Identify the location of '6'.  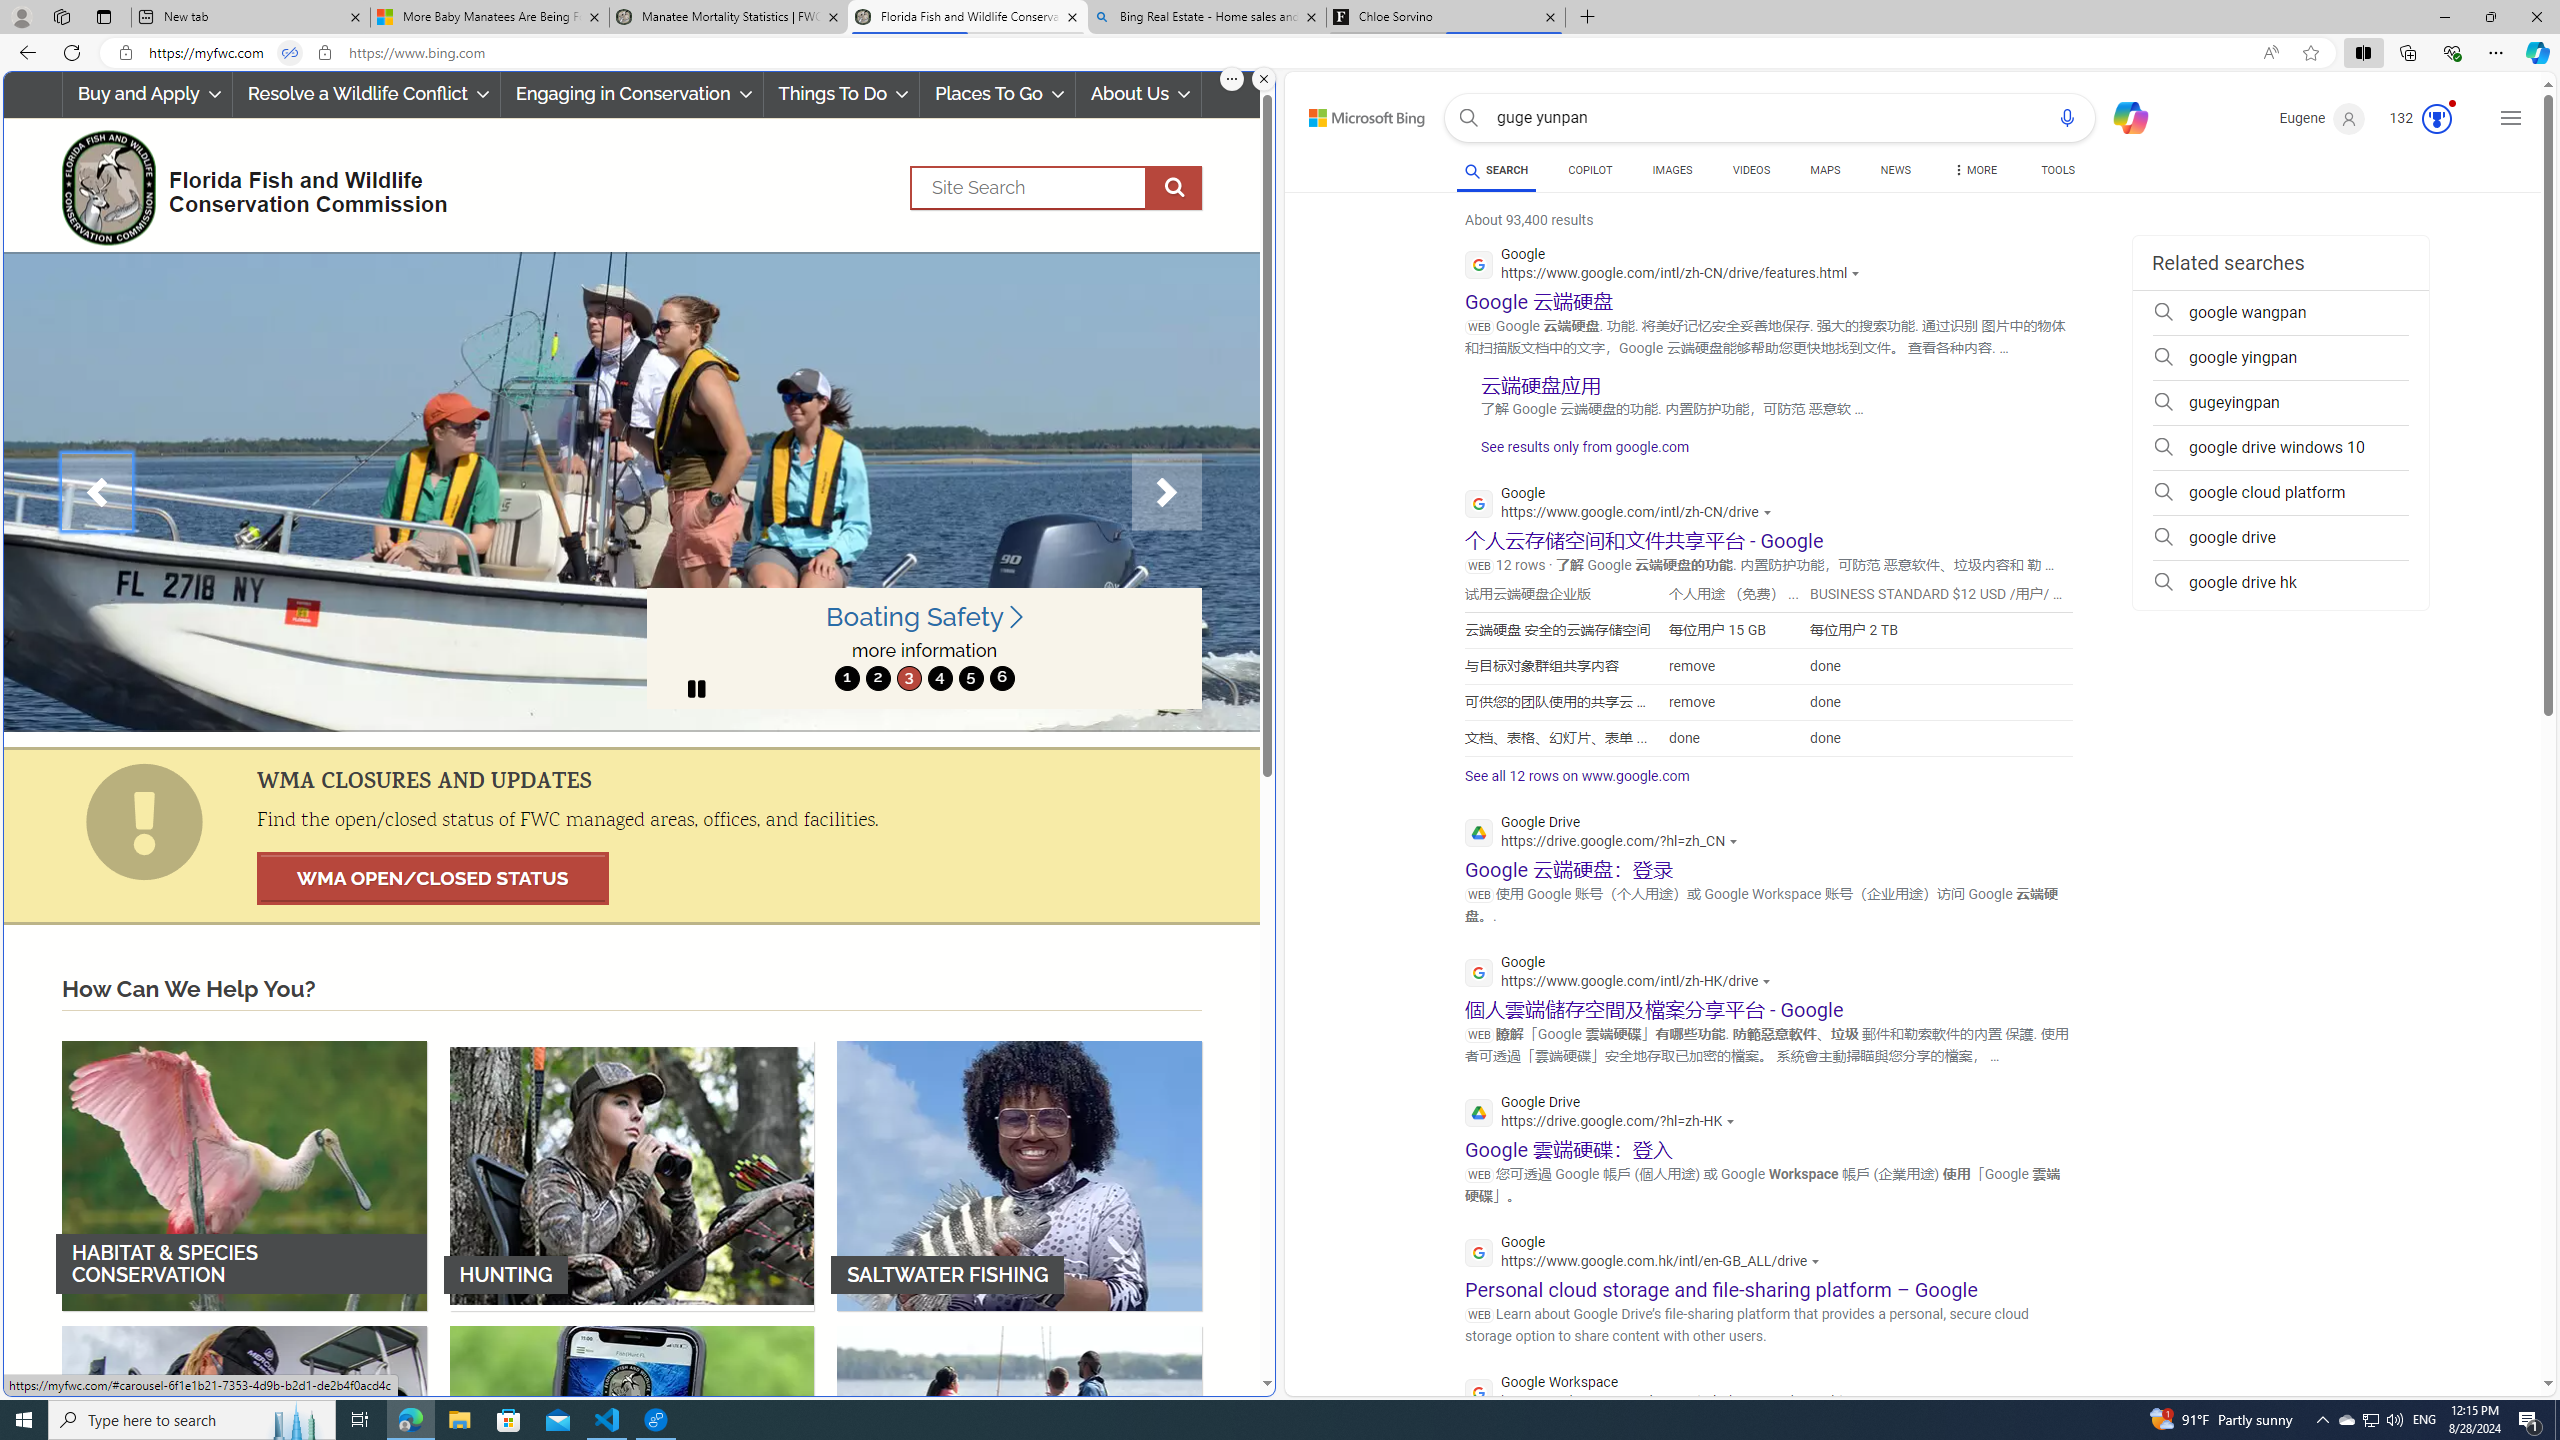
(999, 677).